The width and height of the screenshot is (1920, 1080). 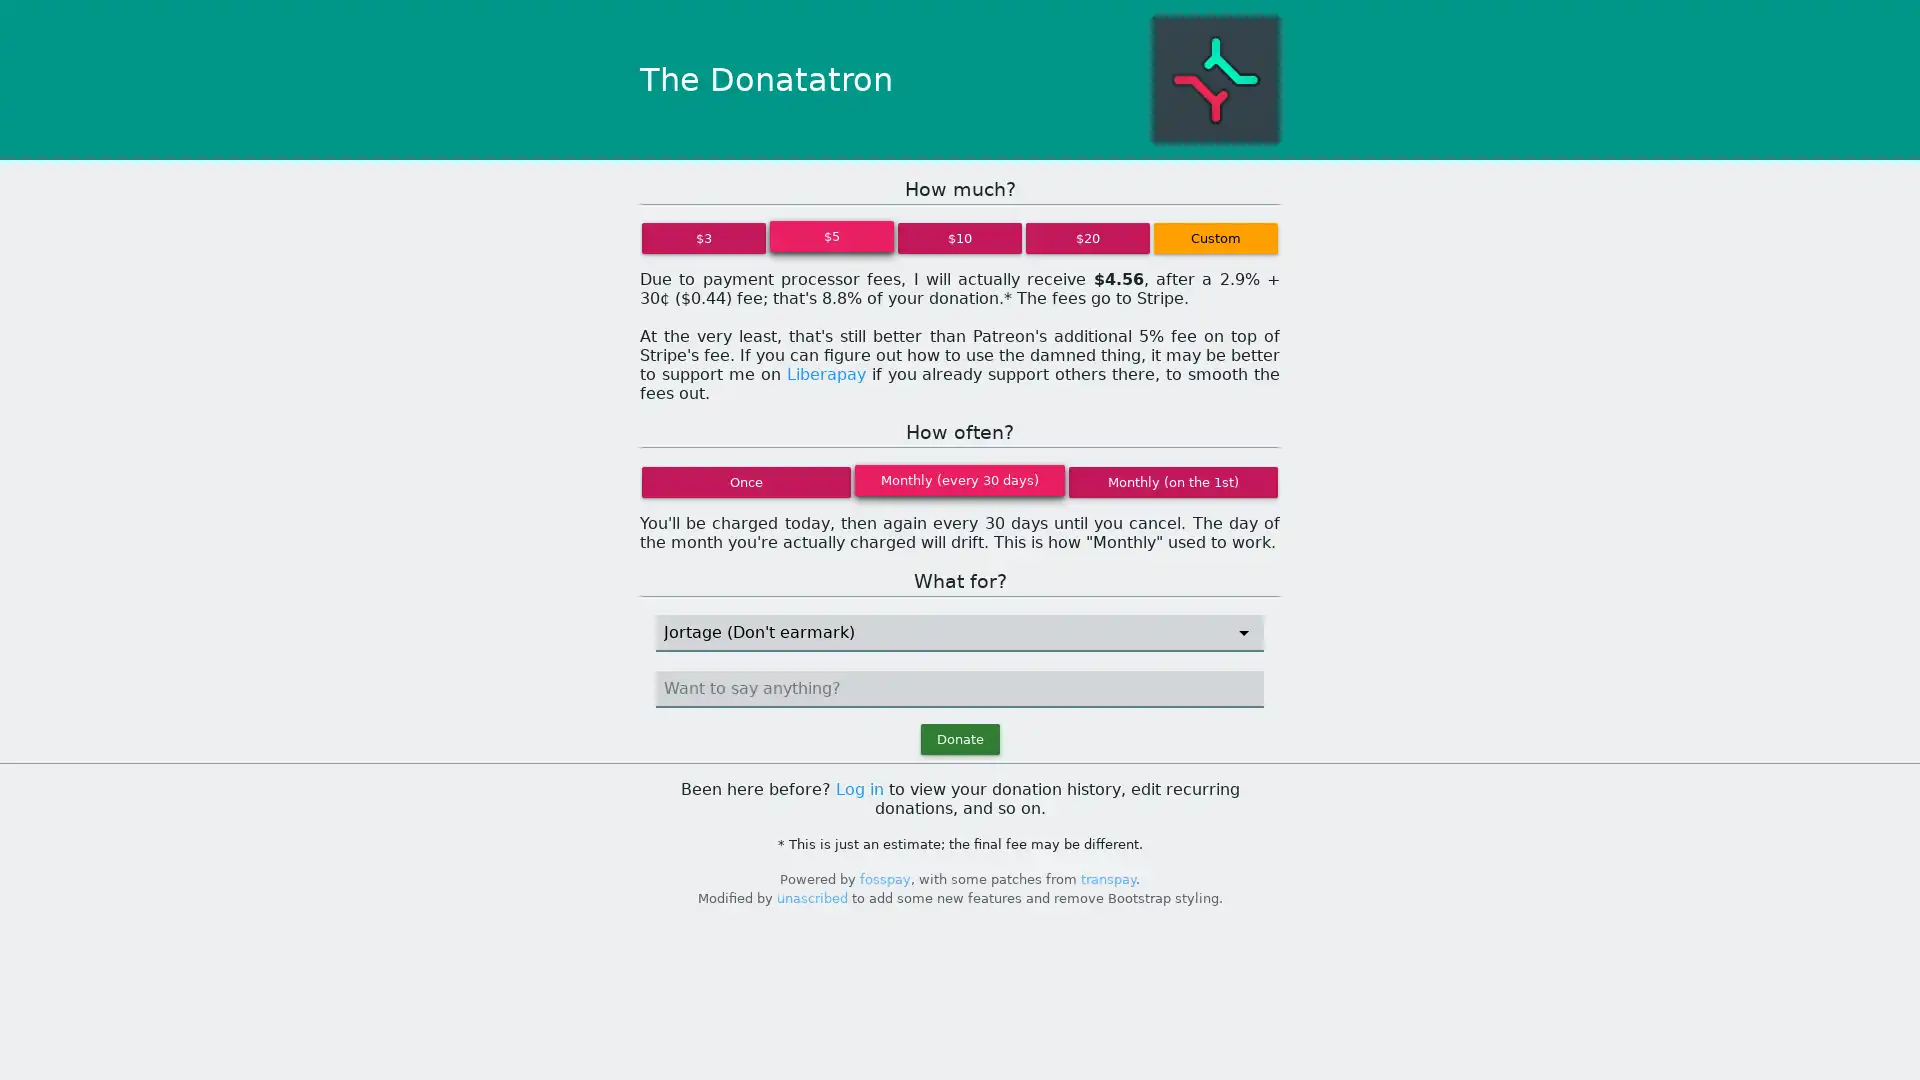 I want to click on Monthly (on the 1st), so click(x=1172, y=481).